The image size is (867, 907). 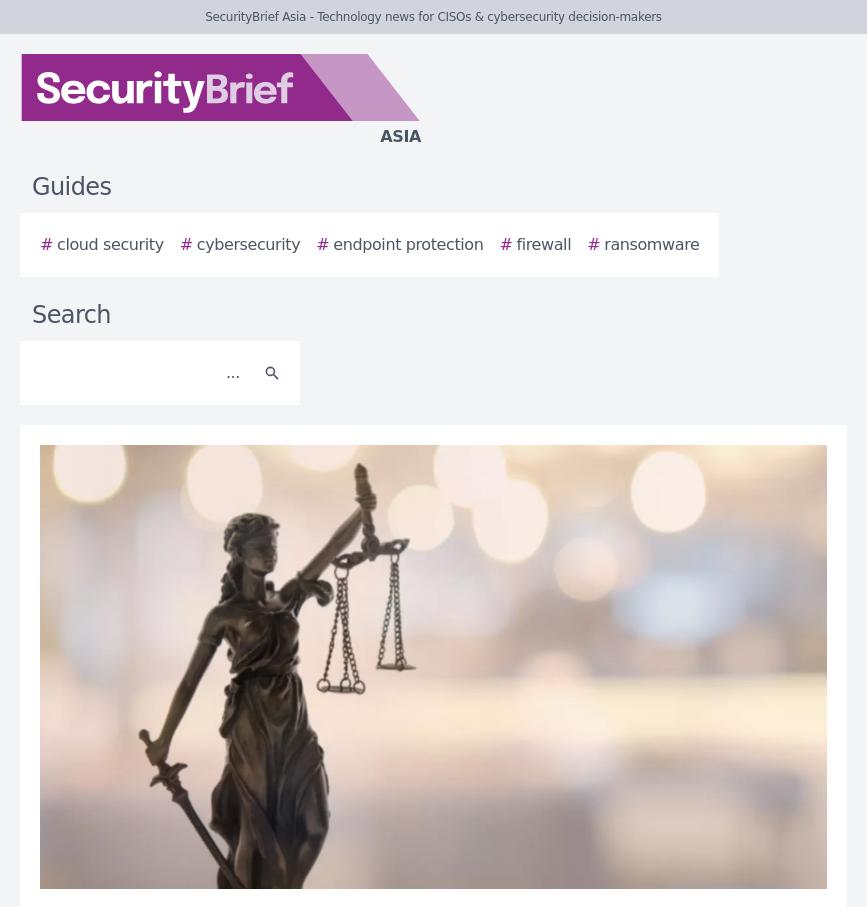 What do you see at coordinates (400, 136) in the screenshot?
I see `'Asia'` at bounding box center [400, 136].